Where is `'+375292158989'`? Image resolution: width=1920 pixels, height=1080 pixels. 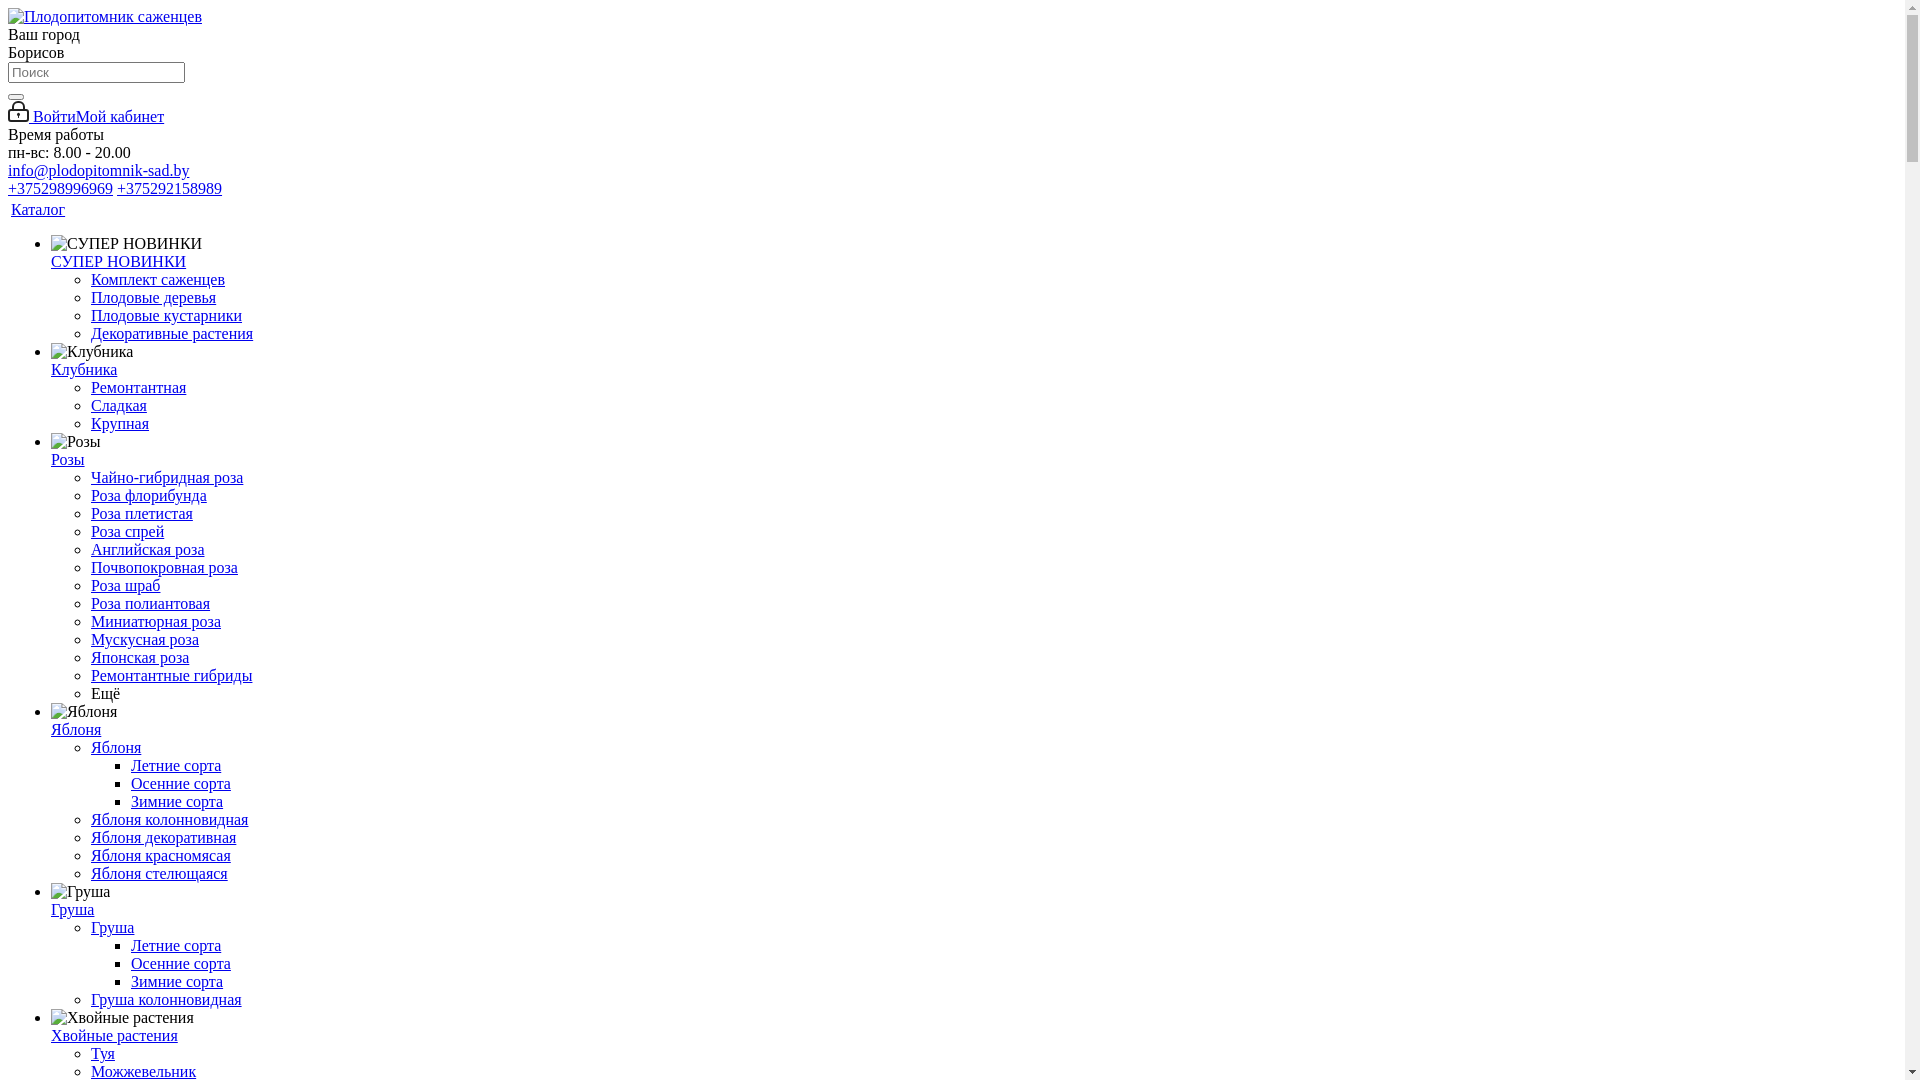
'+375292158989' is located at coordinates (169, 188).